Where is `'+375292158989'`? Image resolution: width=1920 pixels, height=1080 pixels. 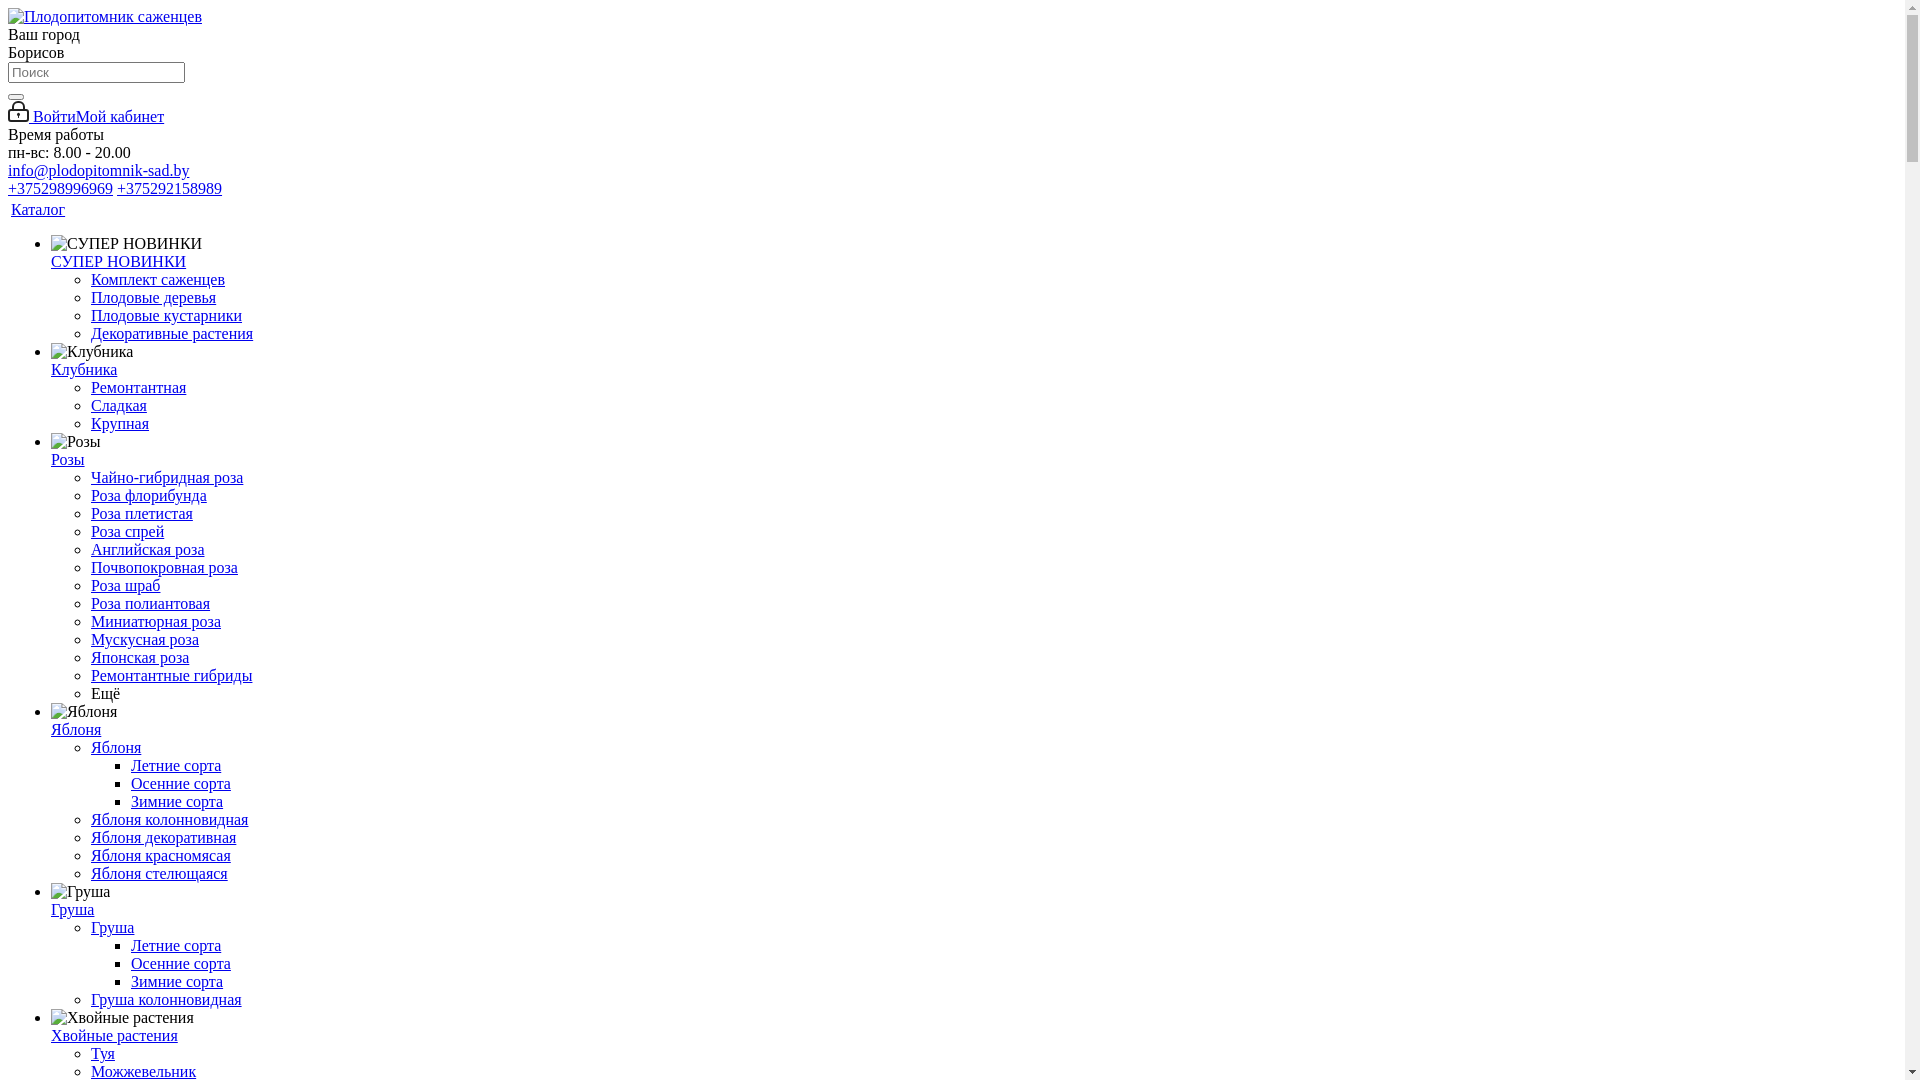
'+375292158989' is located at coordinates (169, 188).